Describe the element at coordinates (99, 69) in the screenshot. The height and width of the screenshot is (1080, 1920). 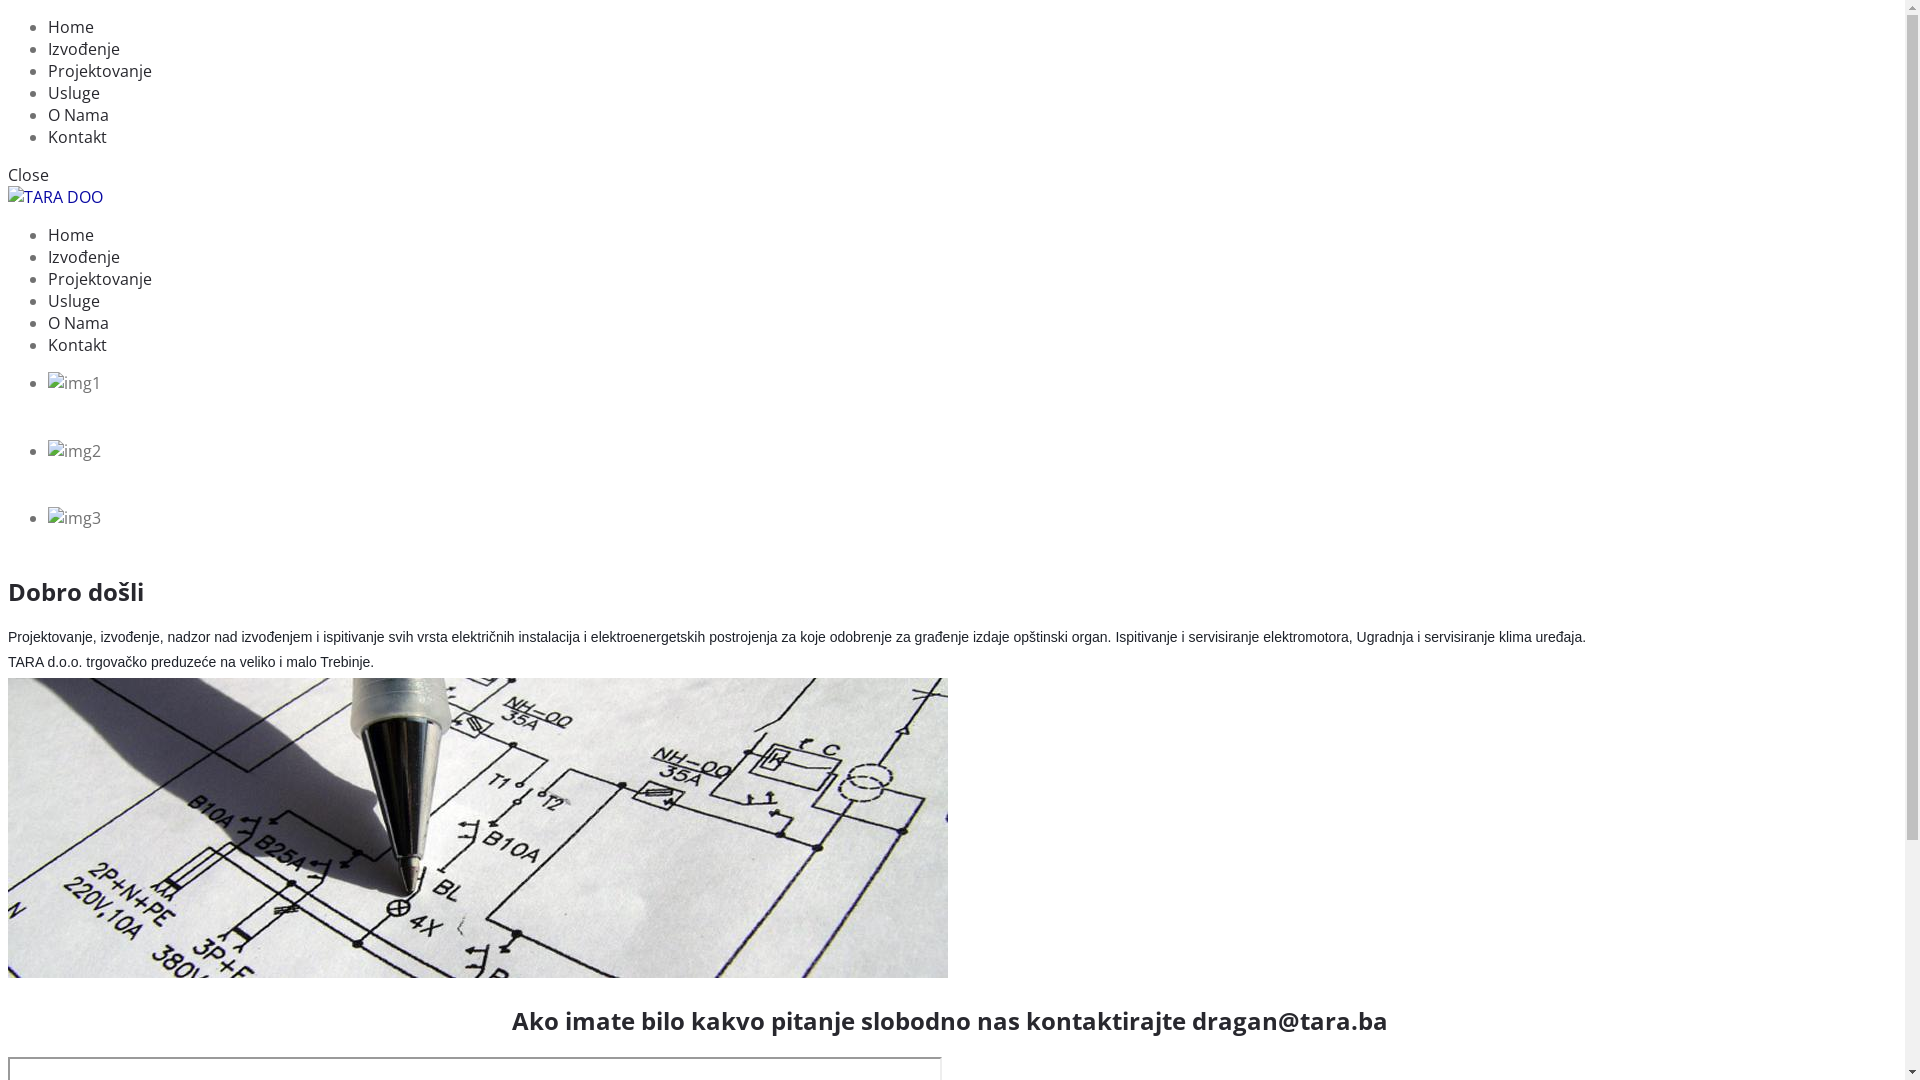
I see `'Projektovanje'` at that location.